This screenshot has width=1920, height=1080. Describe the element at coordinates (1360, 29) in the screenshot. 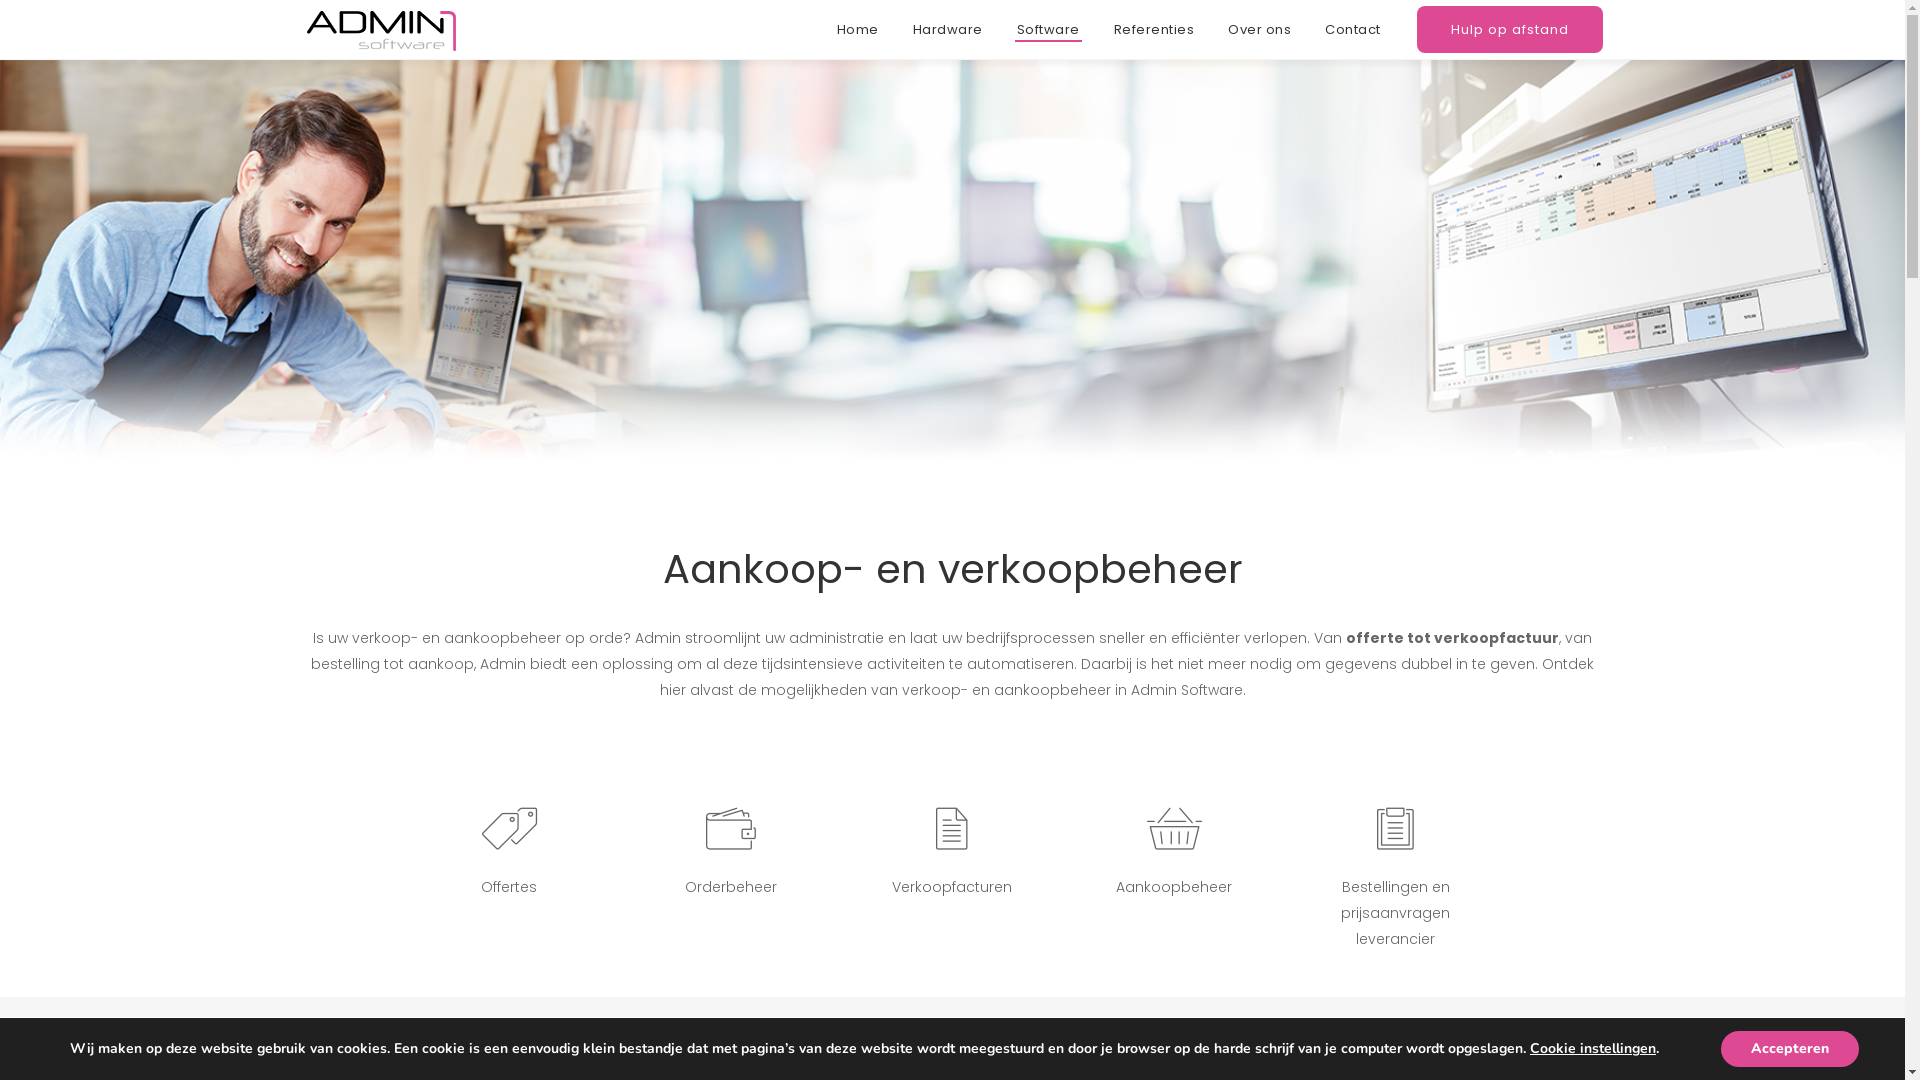

I see `'Contact'` at that location.